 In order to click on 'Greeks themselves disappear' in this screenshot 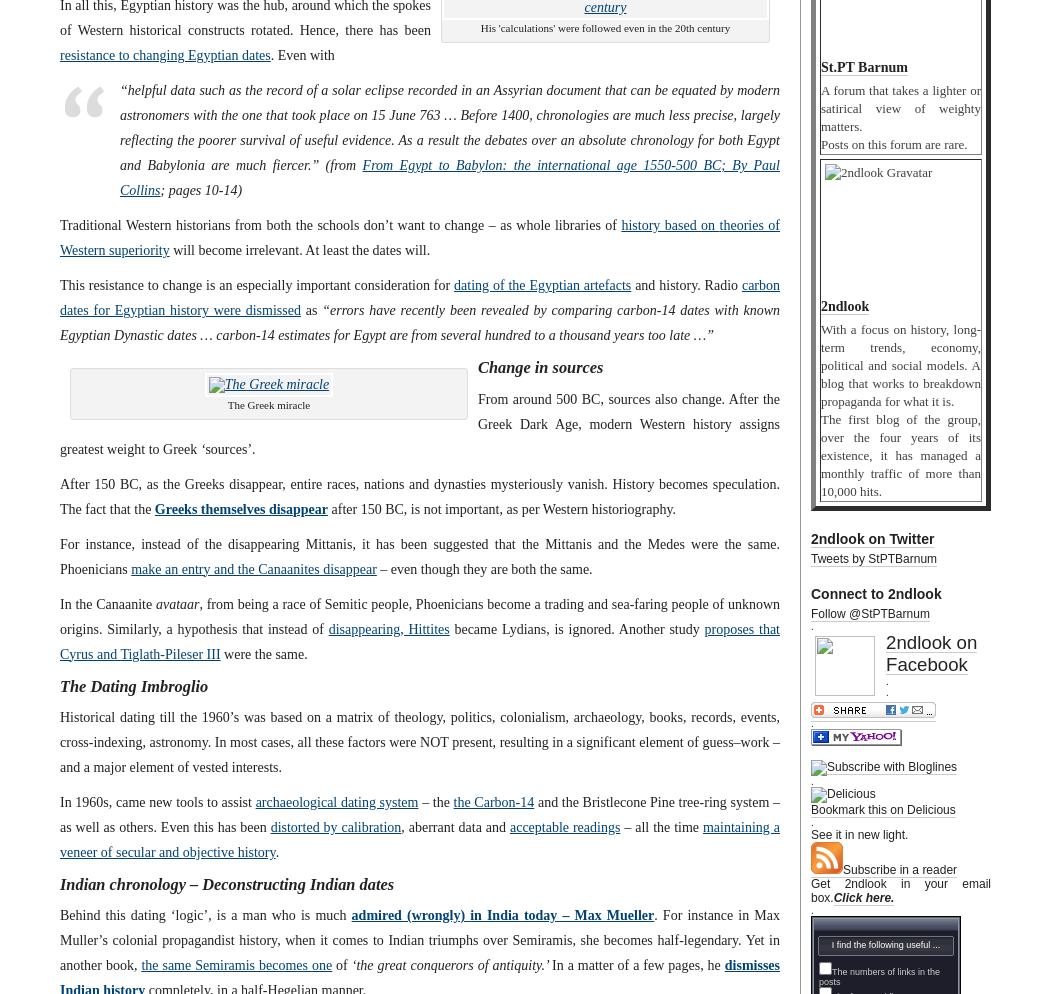, I will do `click(240, 508)`.